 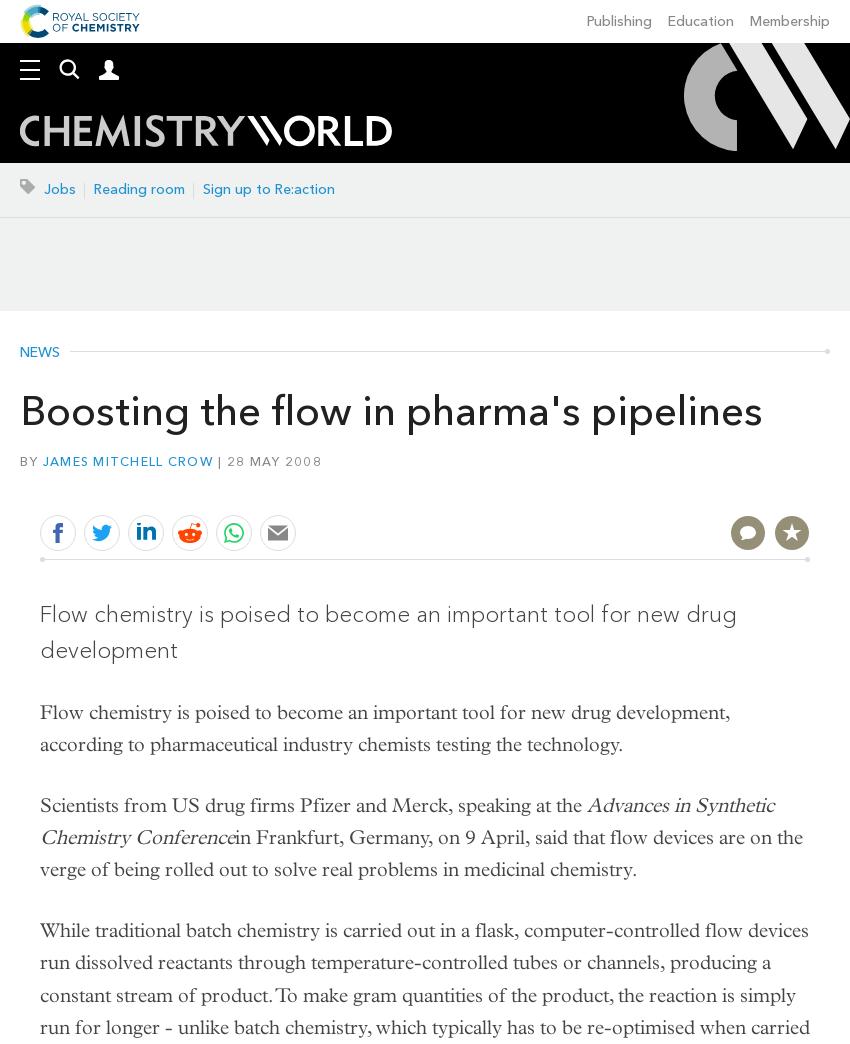 I want to click on '28 May 2008', so click(x=273, y=460).